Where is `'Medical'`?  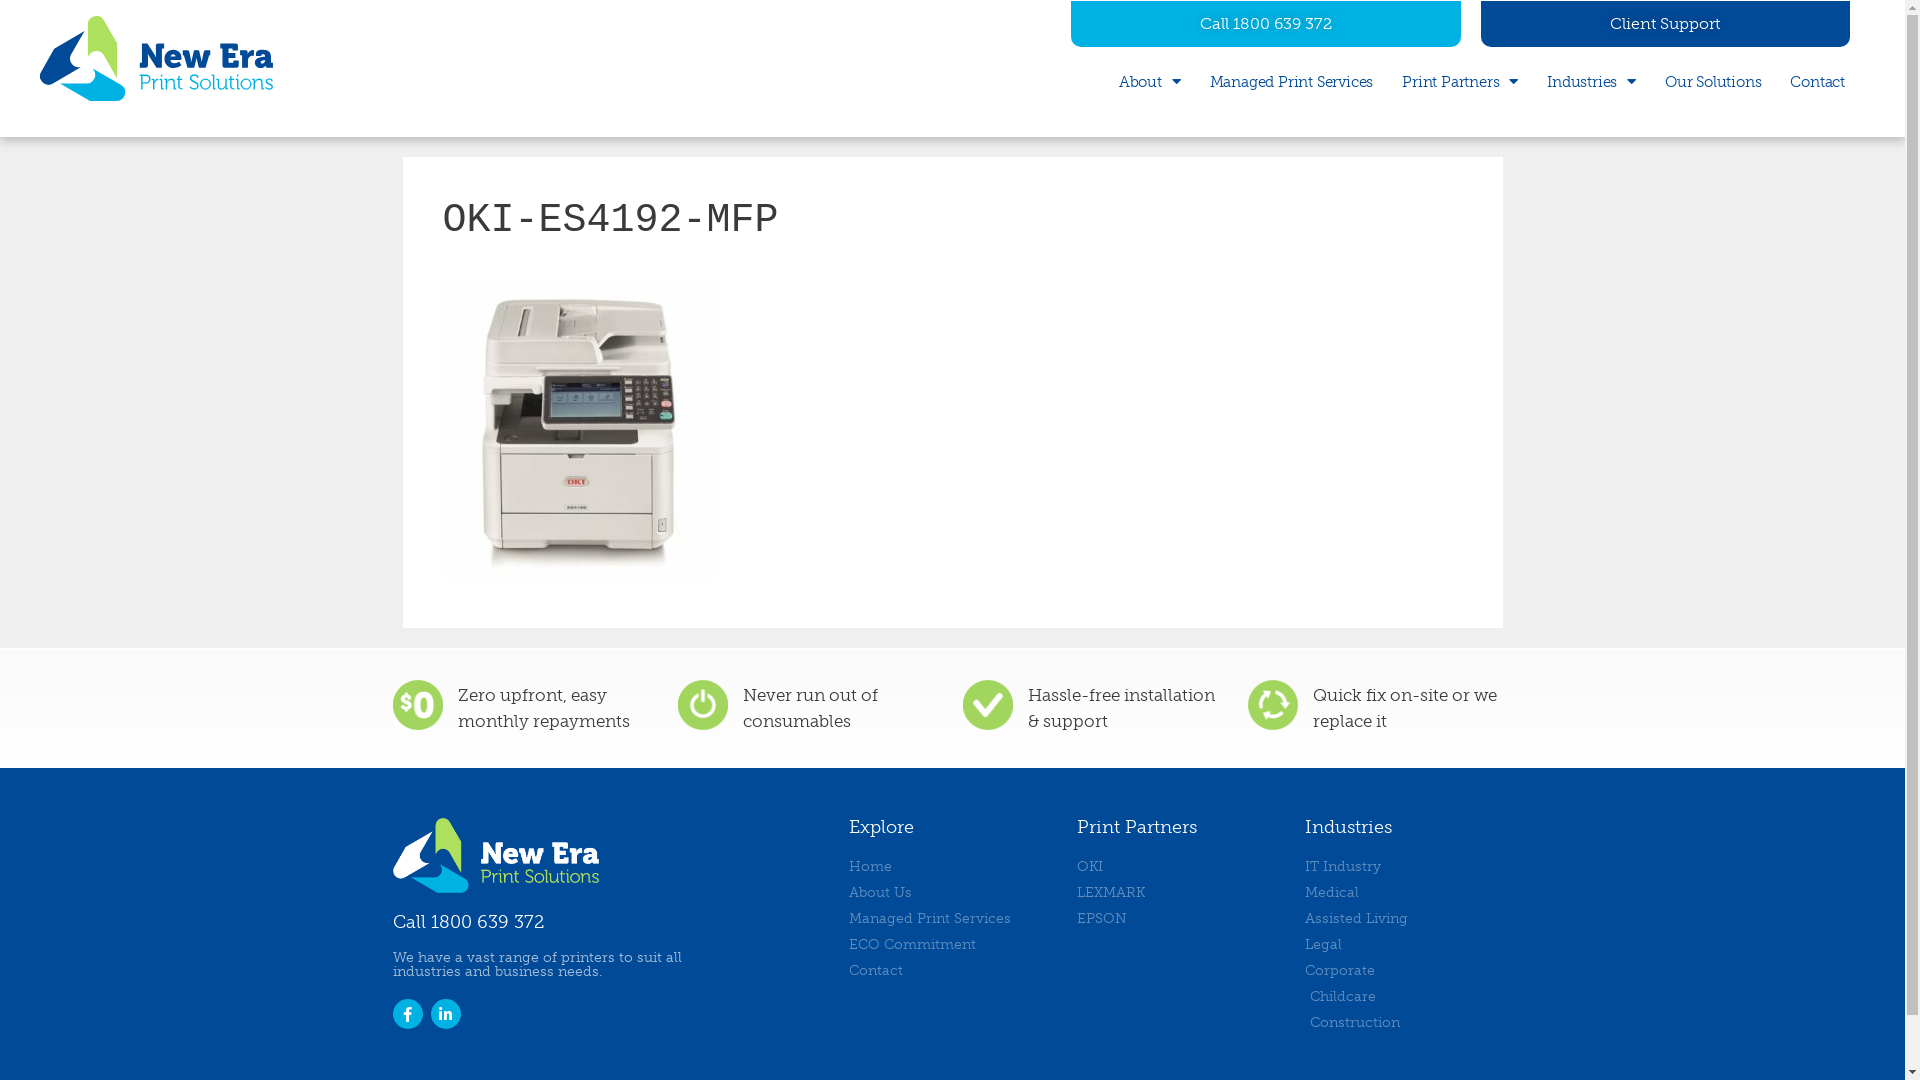 'Medical' is located at coordinates (1406, 891).